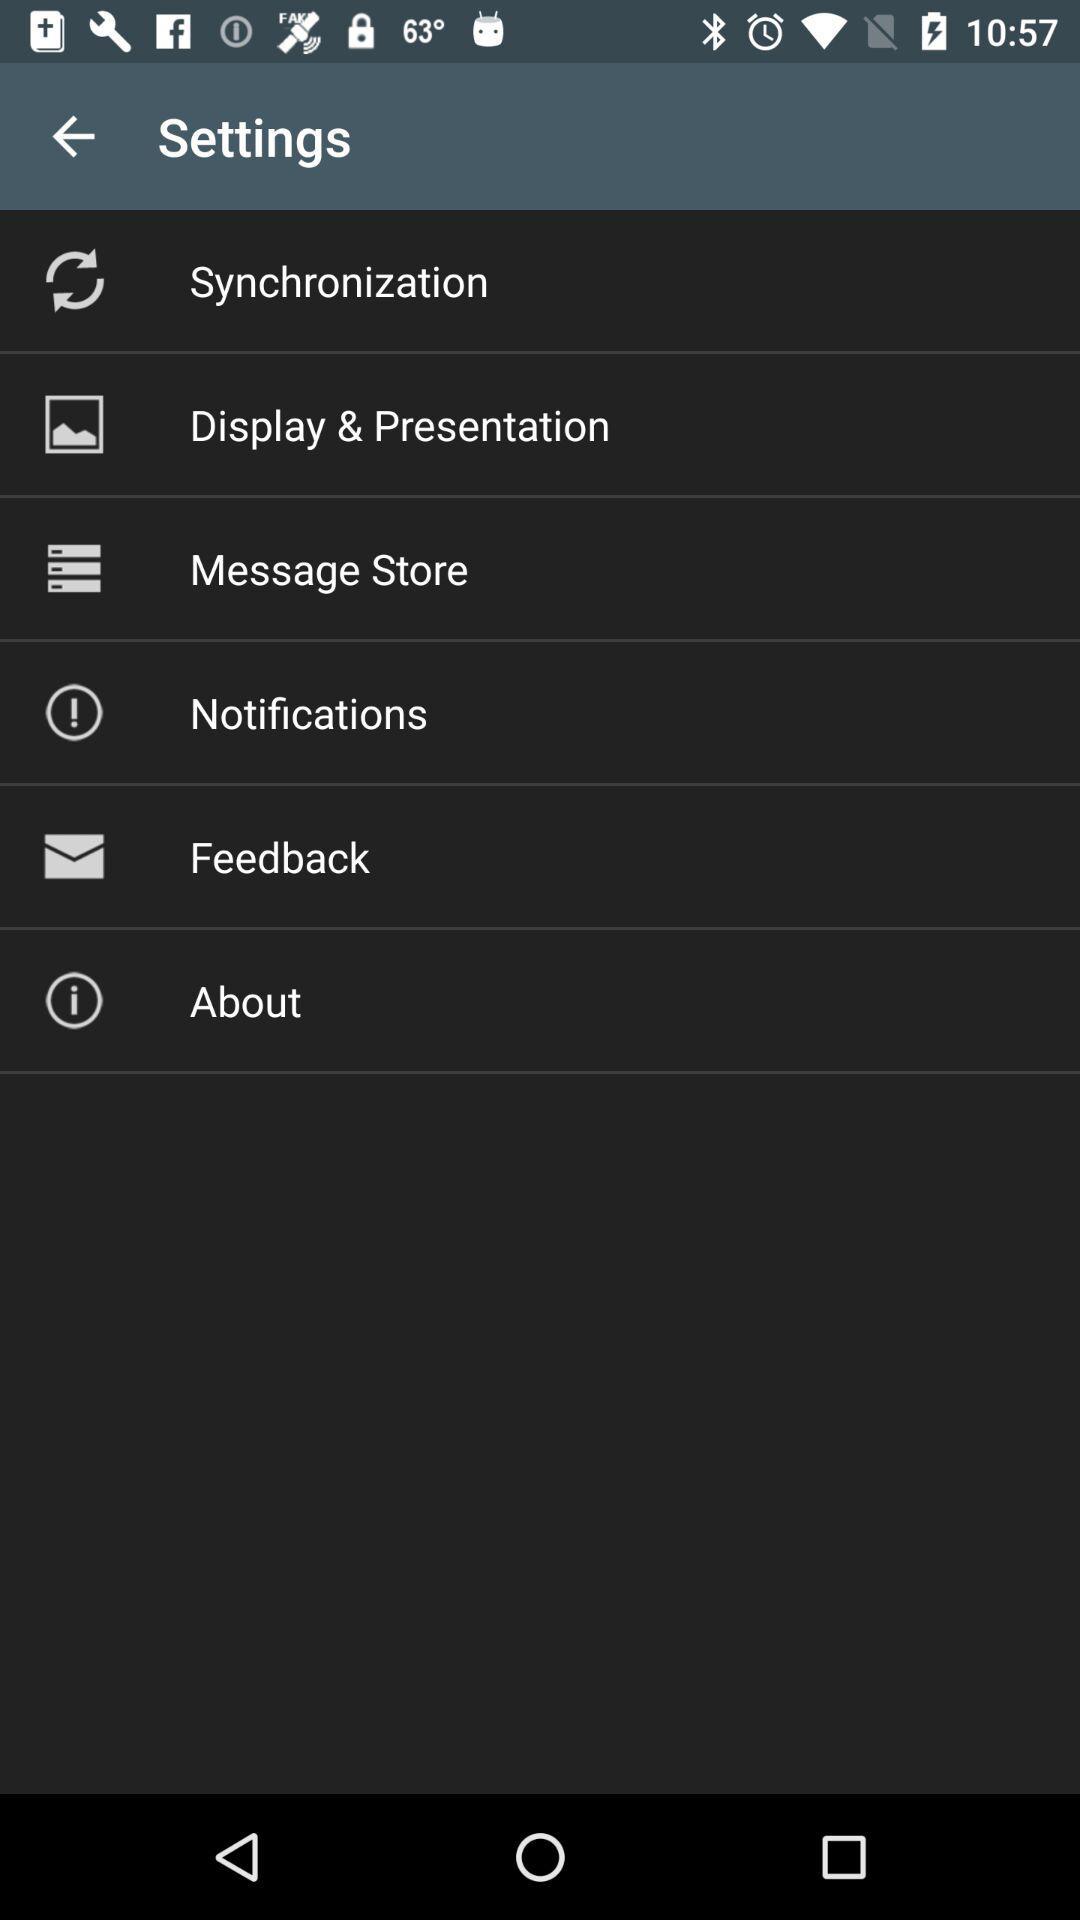 This screenshot has height=1920, width=1080. Describe the element at coordinates (279, 856) in the screenshot. I see `the feedback` at that location.